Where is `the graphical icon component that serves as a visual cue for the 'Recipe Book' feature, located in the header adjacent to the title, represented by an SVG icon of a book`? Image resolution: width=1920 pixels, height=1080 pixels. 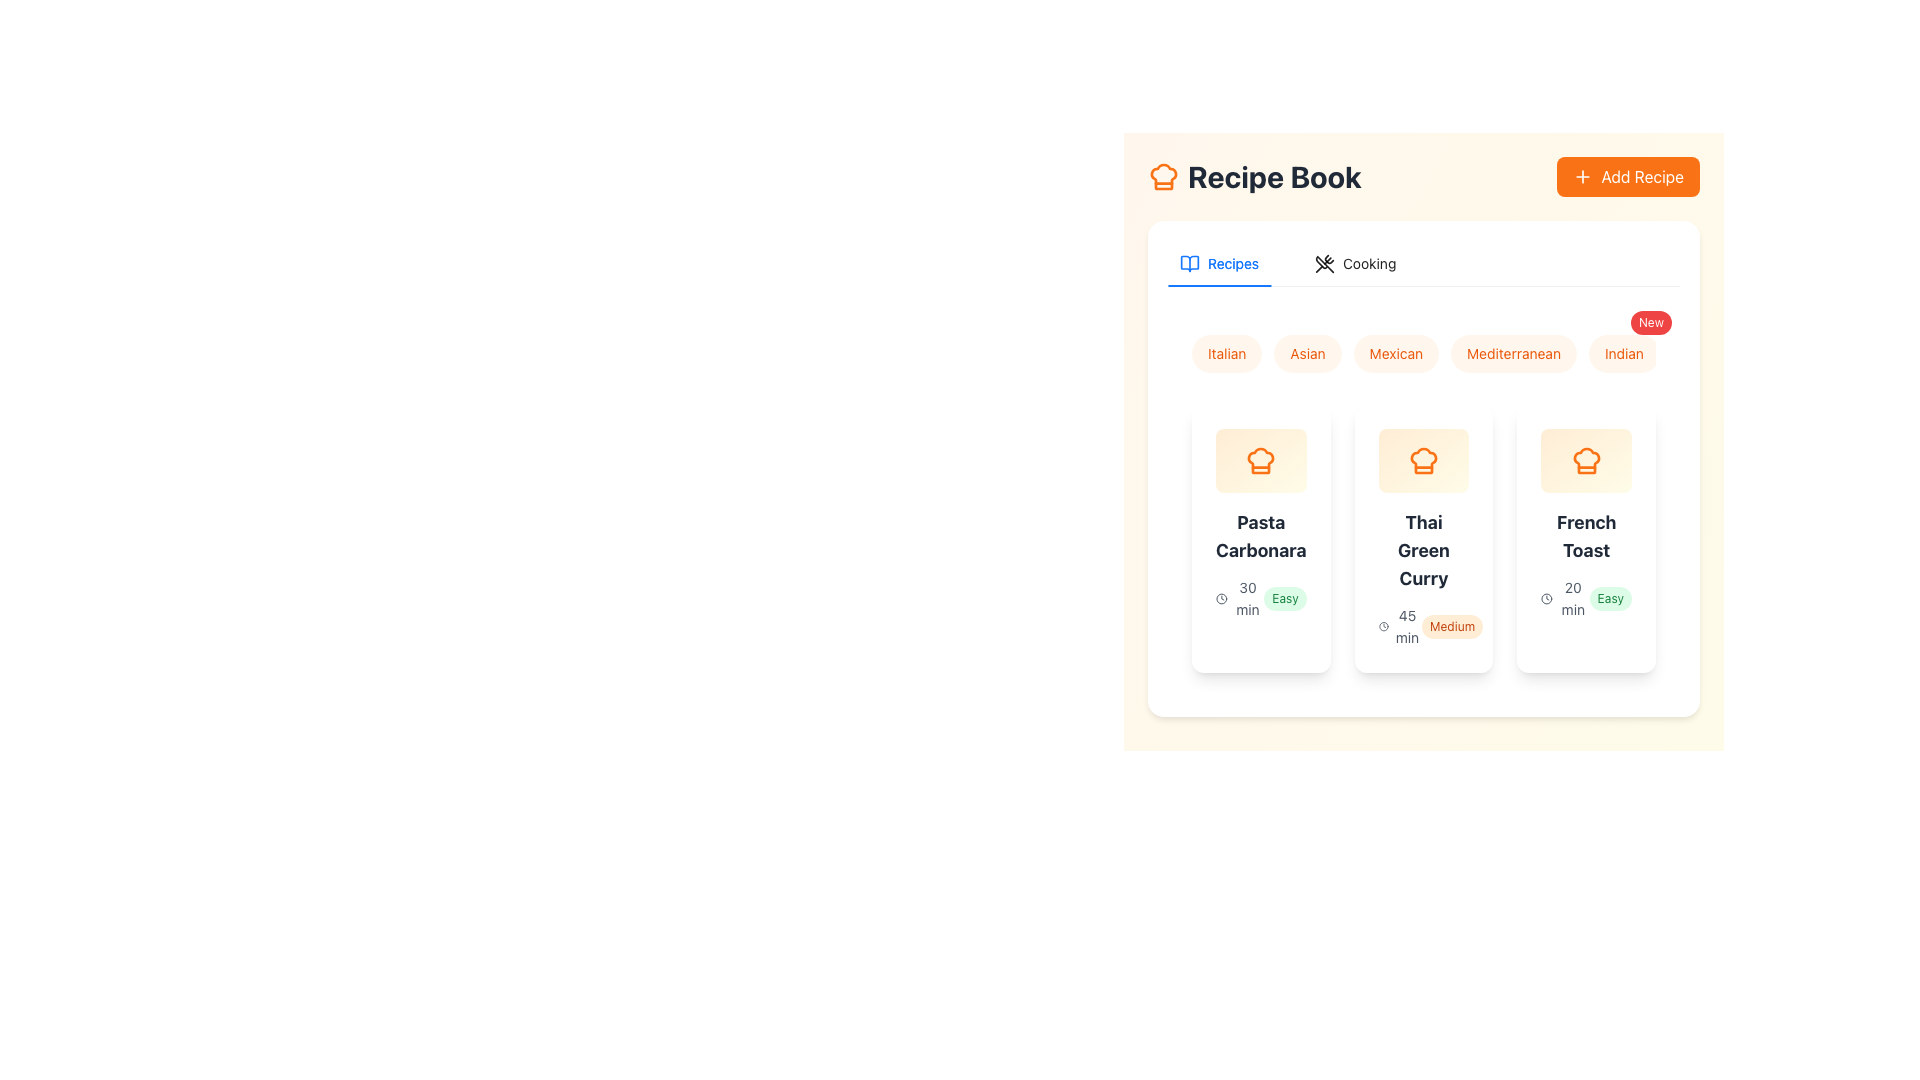 the graphical icon component that serves as a visual cue for the 'Recipe Book' feature, located in the header adjacent to the title, represented by an SVG icon of a book is located at coordinates (1190, 262).